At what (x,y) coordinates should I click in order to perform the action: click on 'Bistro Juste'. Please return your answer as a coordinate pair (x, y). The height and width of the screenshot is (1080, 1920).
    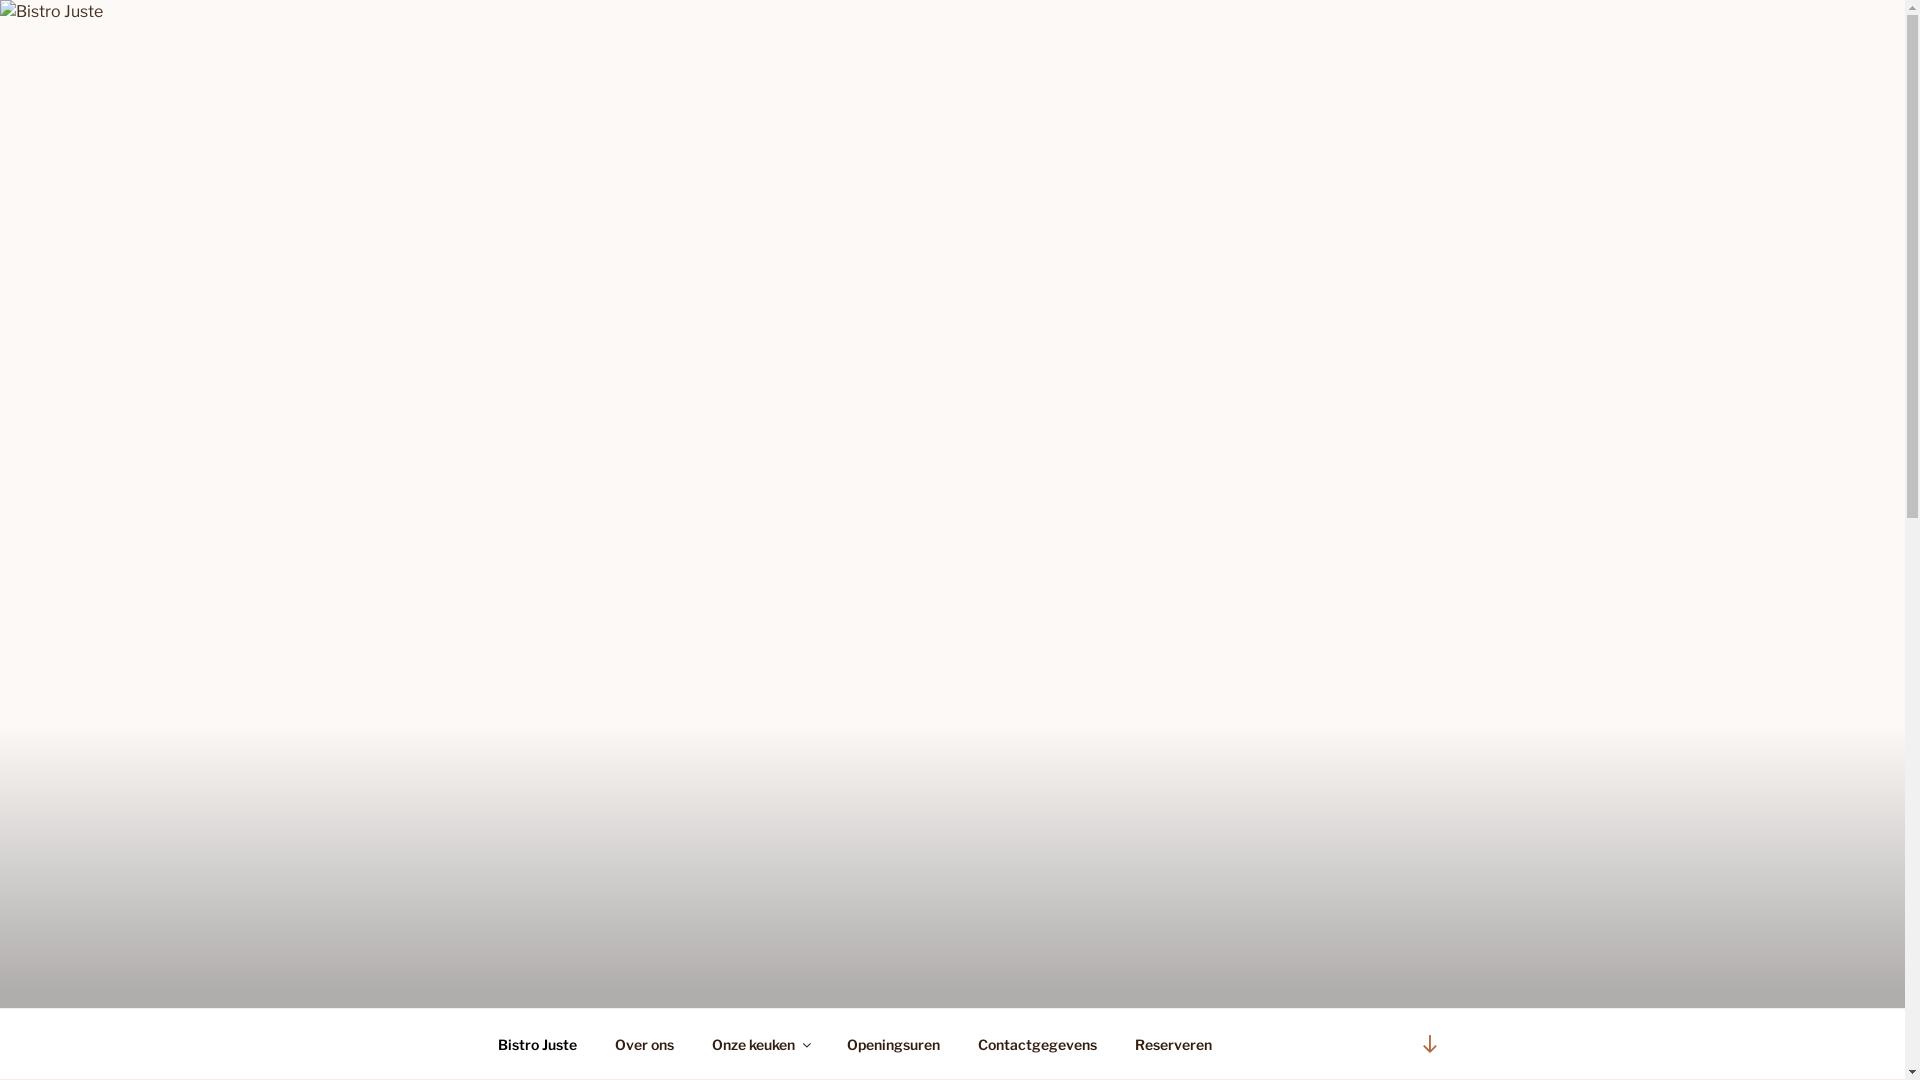
    Looking at the image, I should click on (480, 1043).